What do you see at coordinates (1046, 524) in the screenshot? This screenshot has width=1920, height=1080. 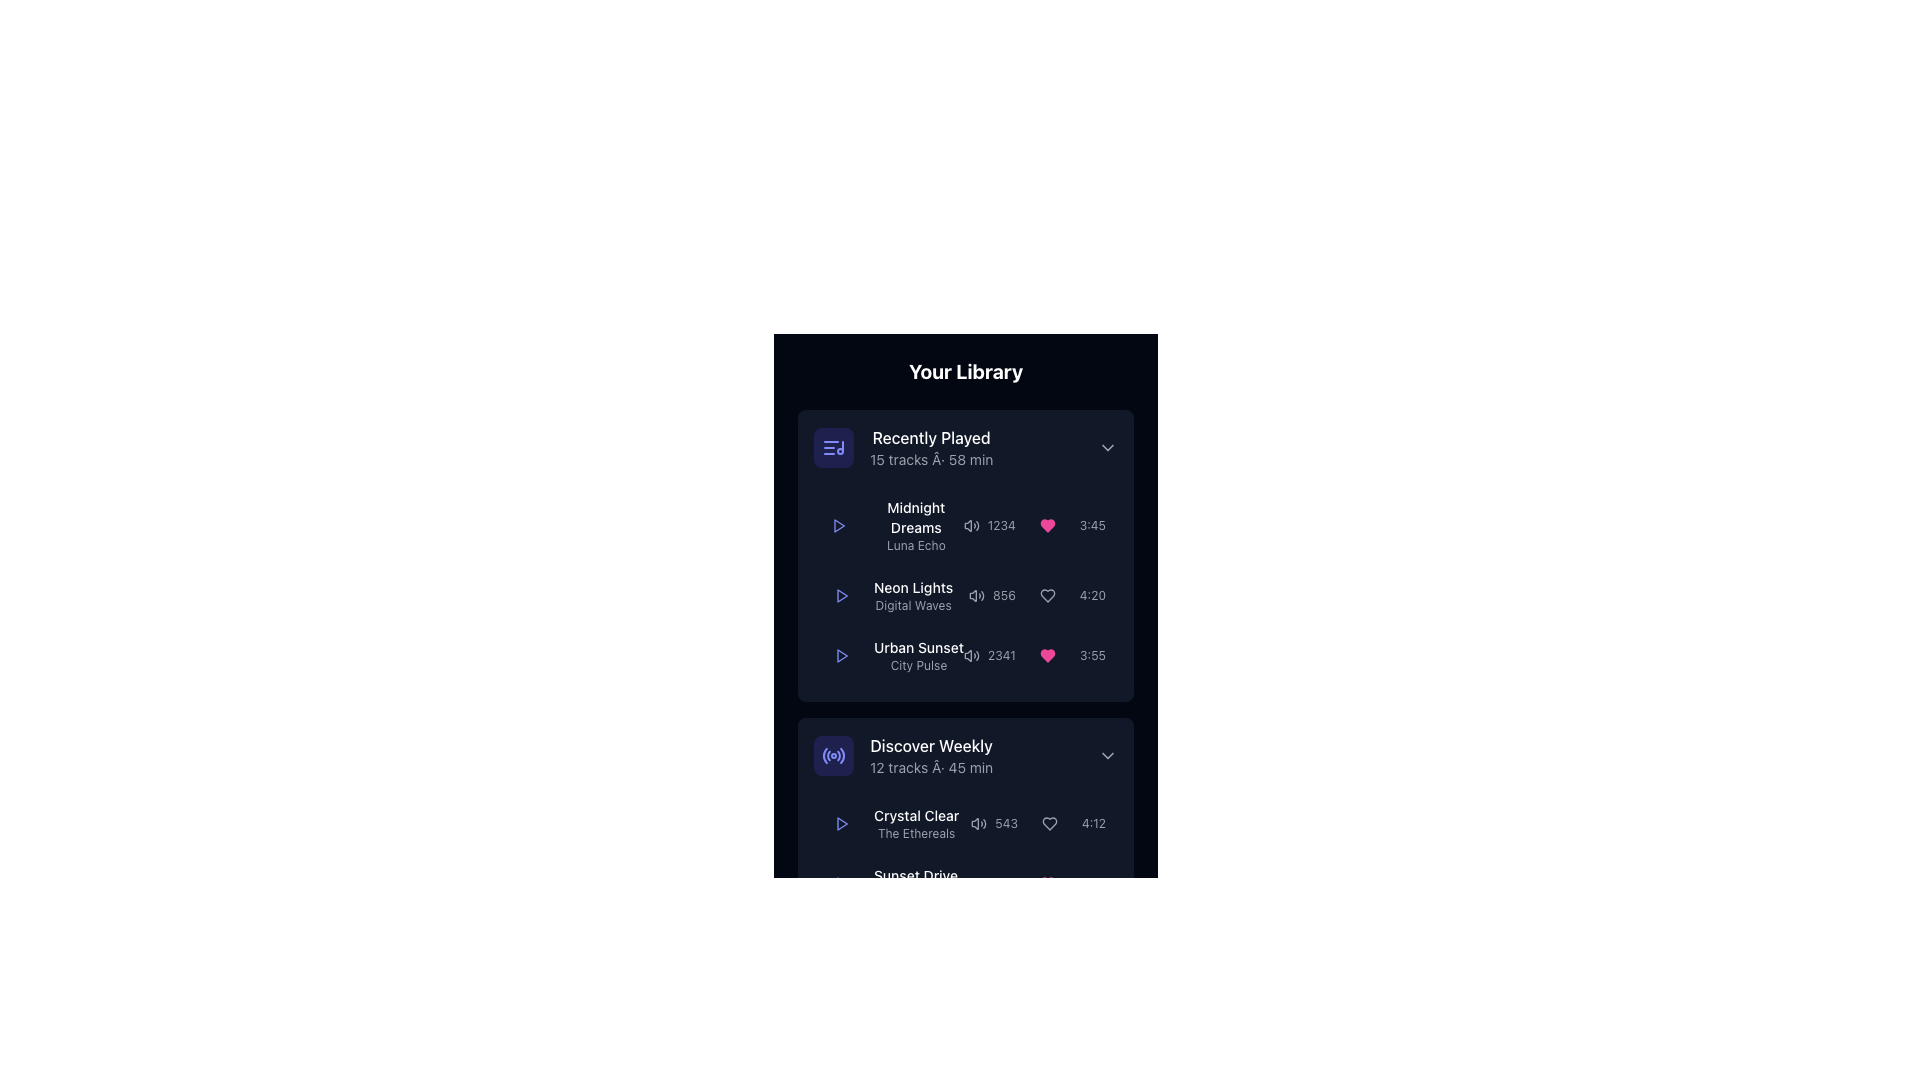 I see `the Heart Icon associated with the entry 'Midnight Dreams' in the 'Recently Played' section` at bounding box center [1046, 524].